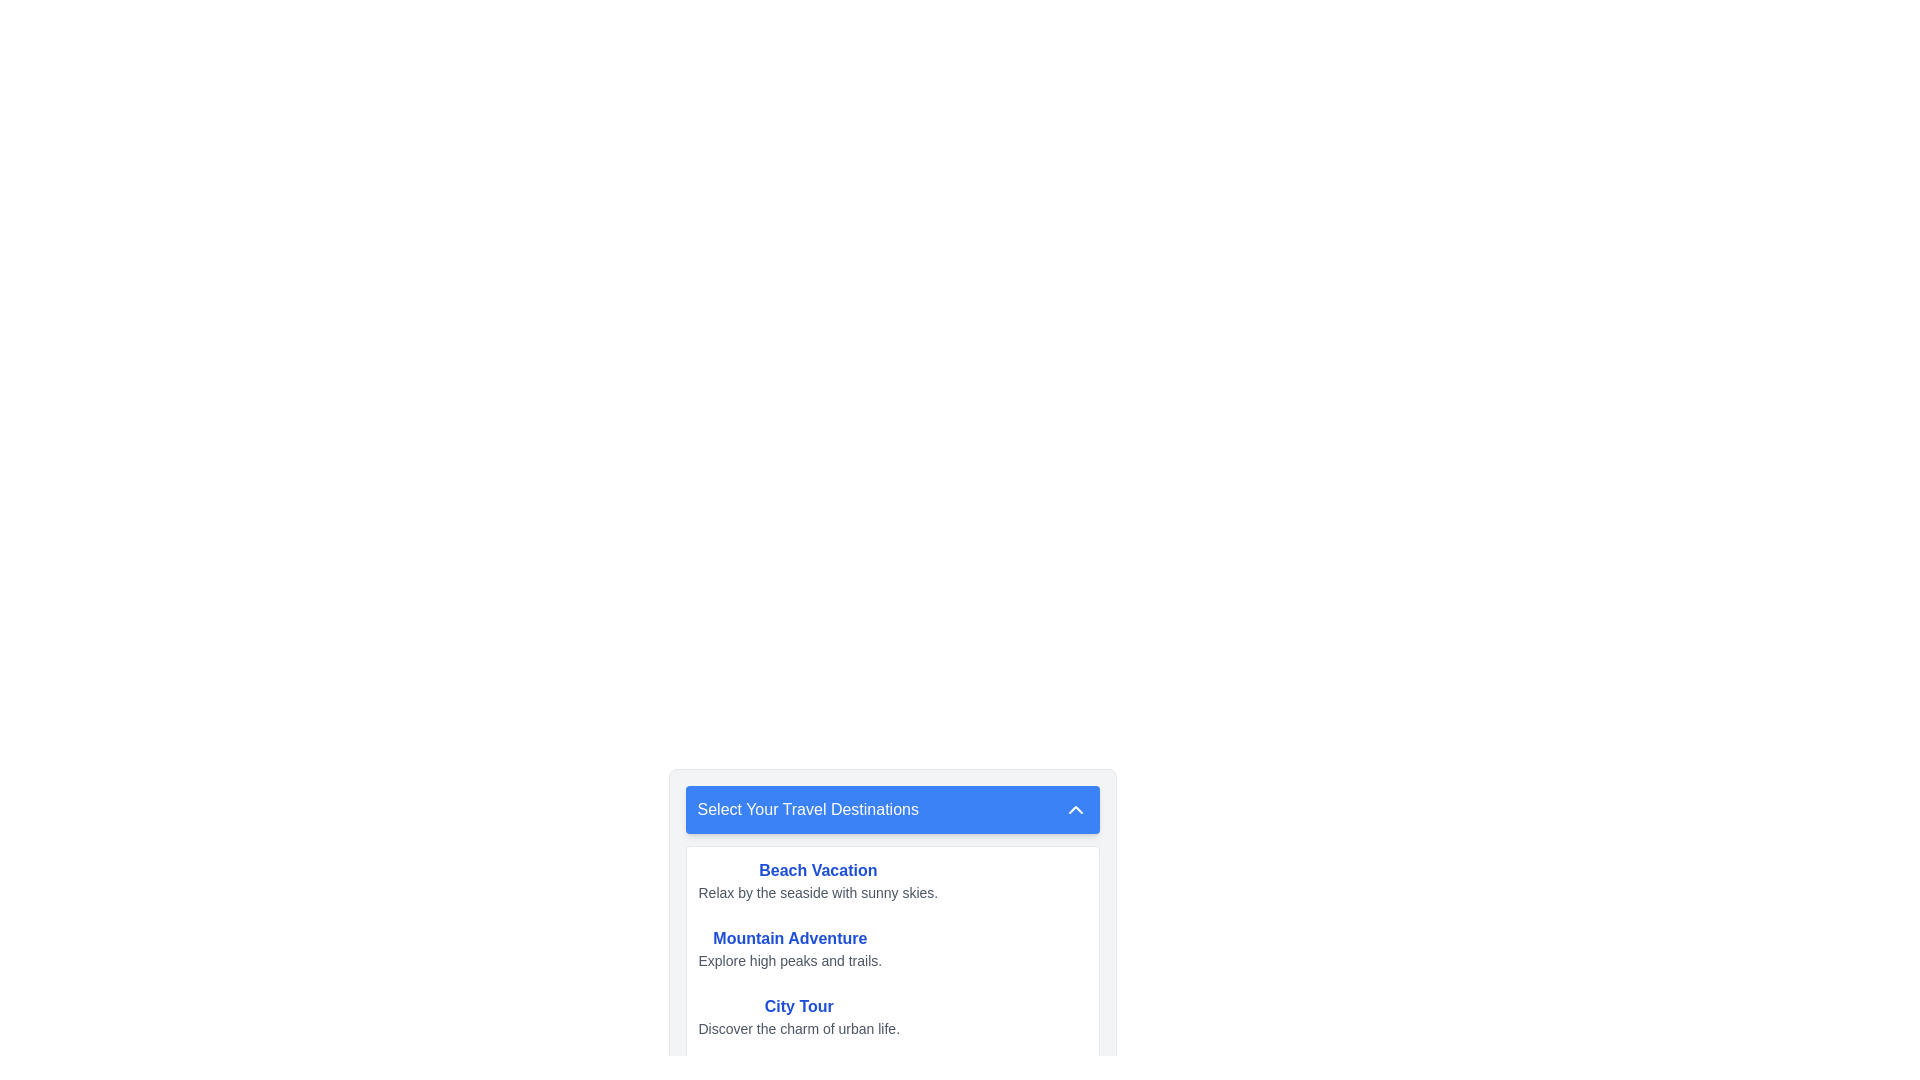 The height and width of the screenshot is (1080, 1920). Describe the element at coordinates (891, 1017) in the screenshot. I see `the third option` at that location.